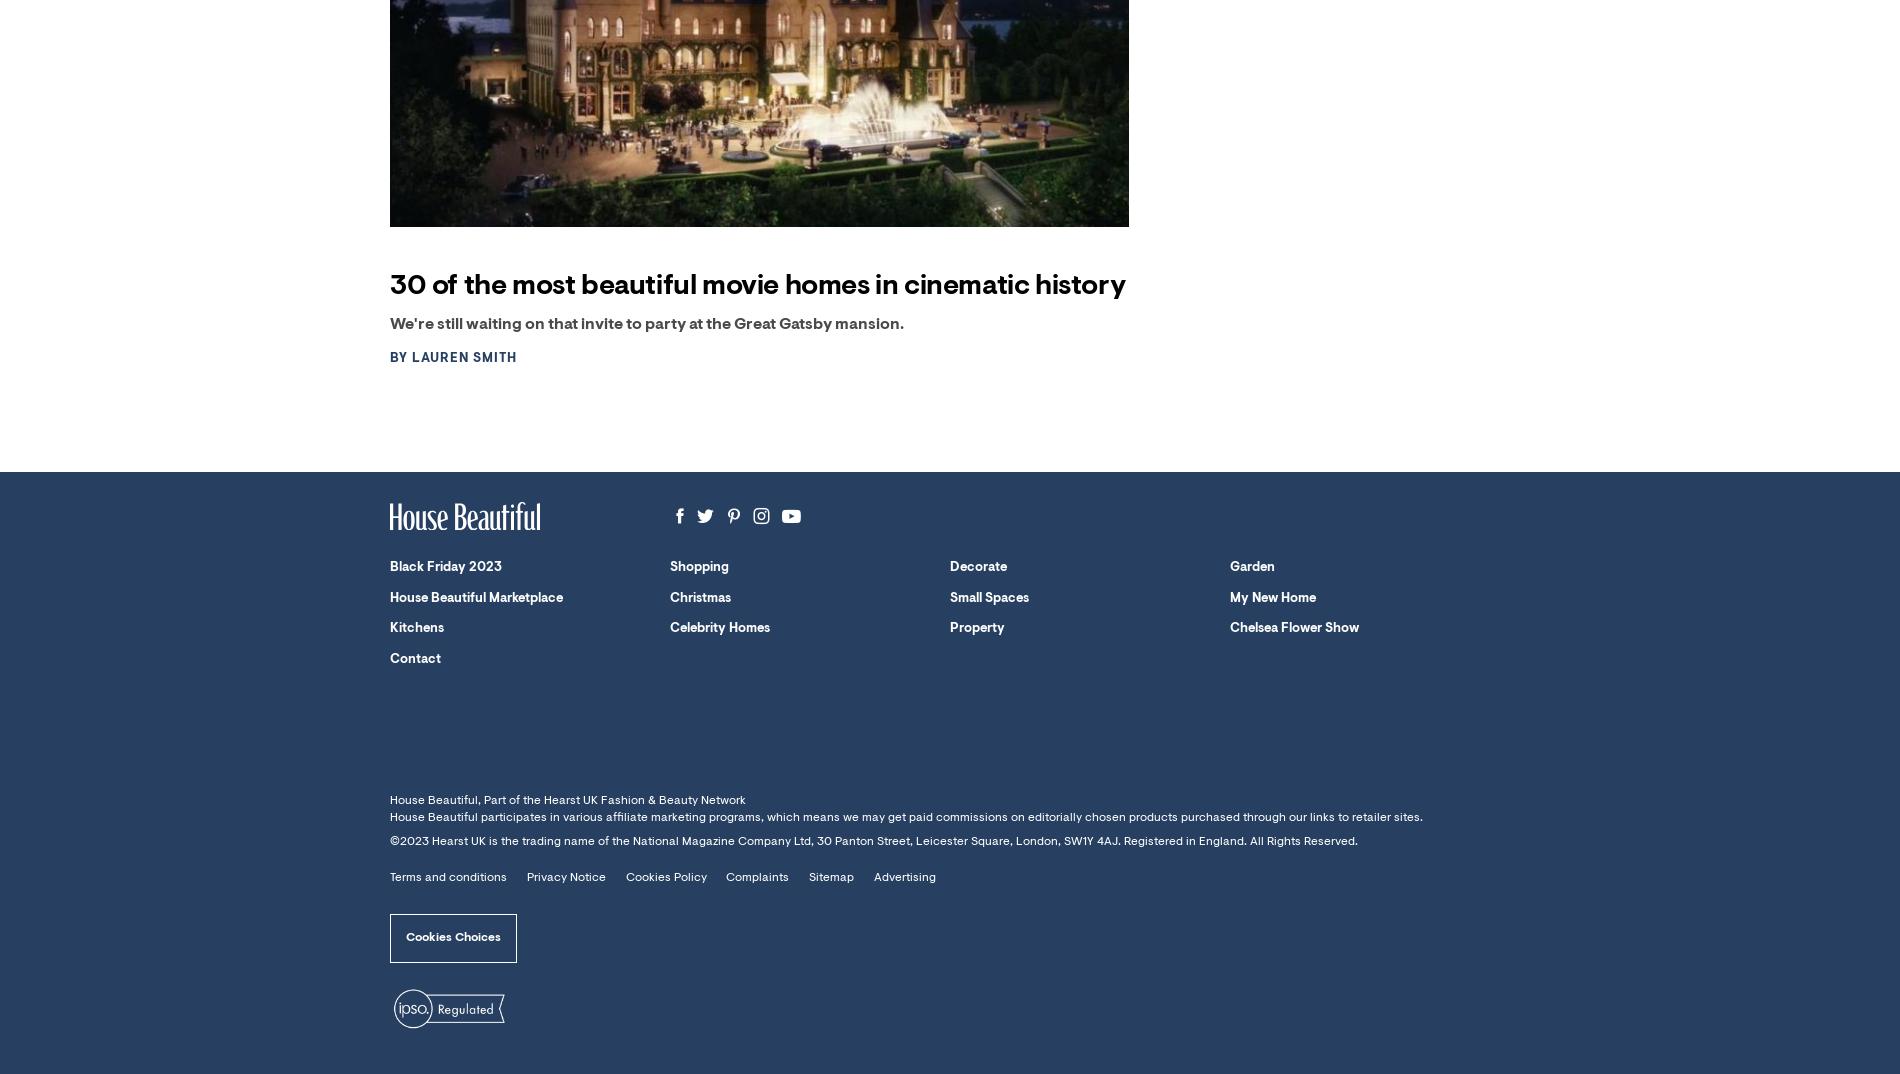  I want to click on 'Kitchens', so click(416, 628).